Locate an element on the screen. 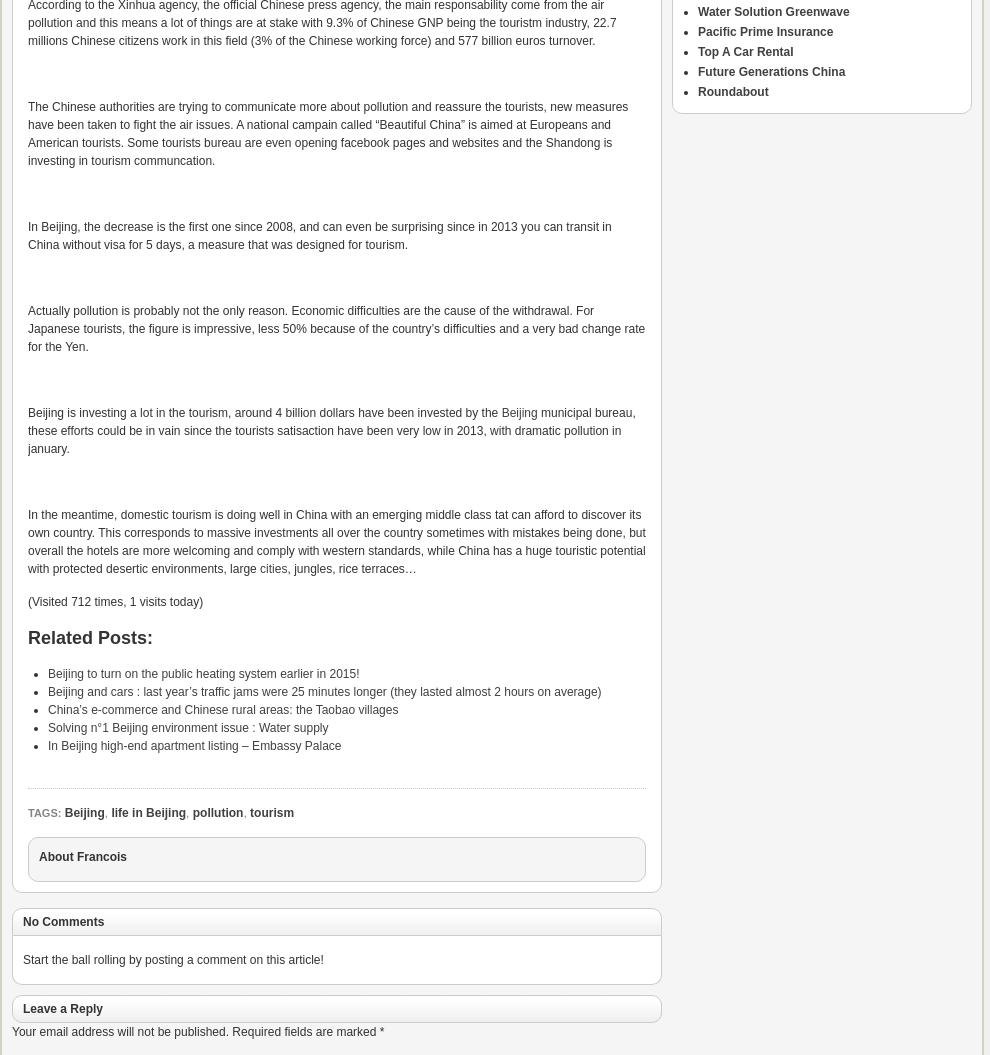  'Roundabout' is located at coordinates (731, 90).